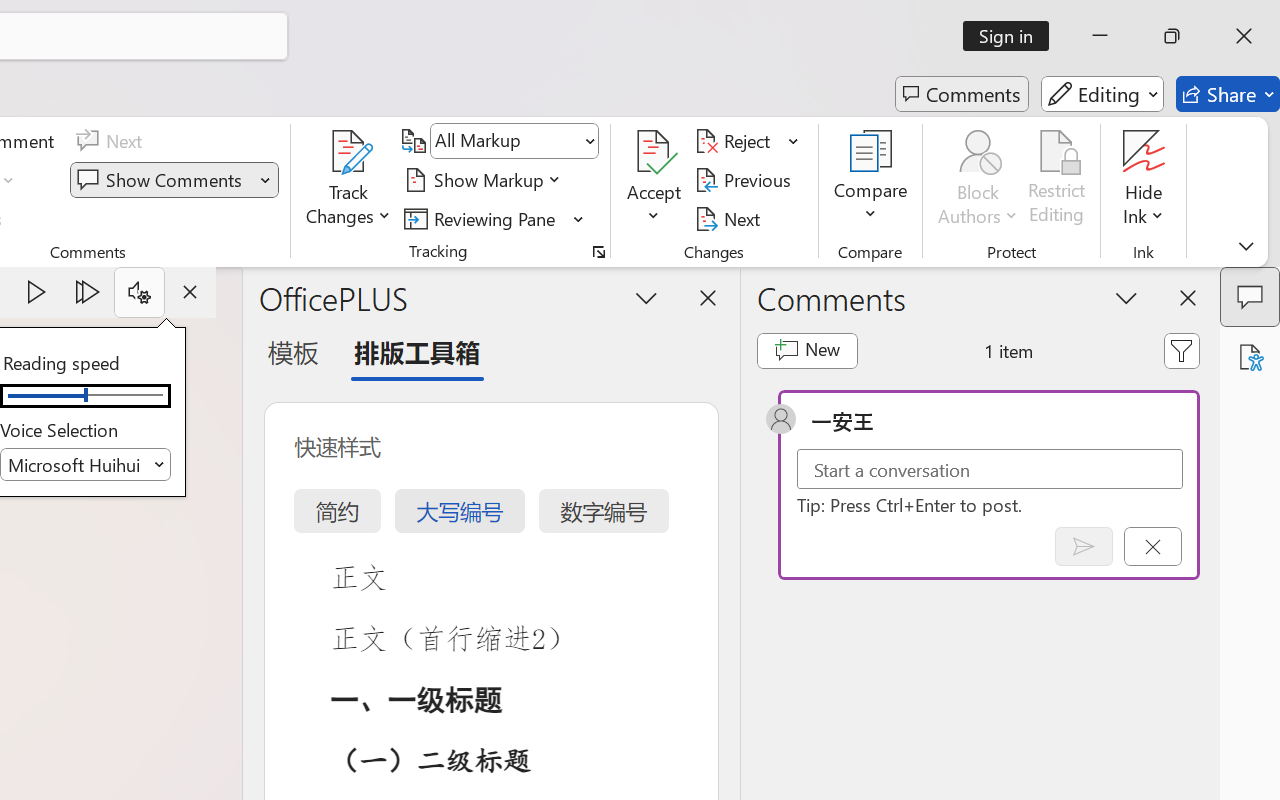 This screenshot has height=800, width=1280. What do you see at coordinates (1144, 179) in the screenshot?
I see `'Hide Ink'` at bounding box center [1144, 179].